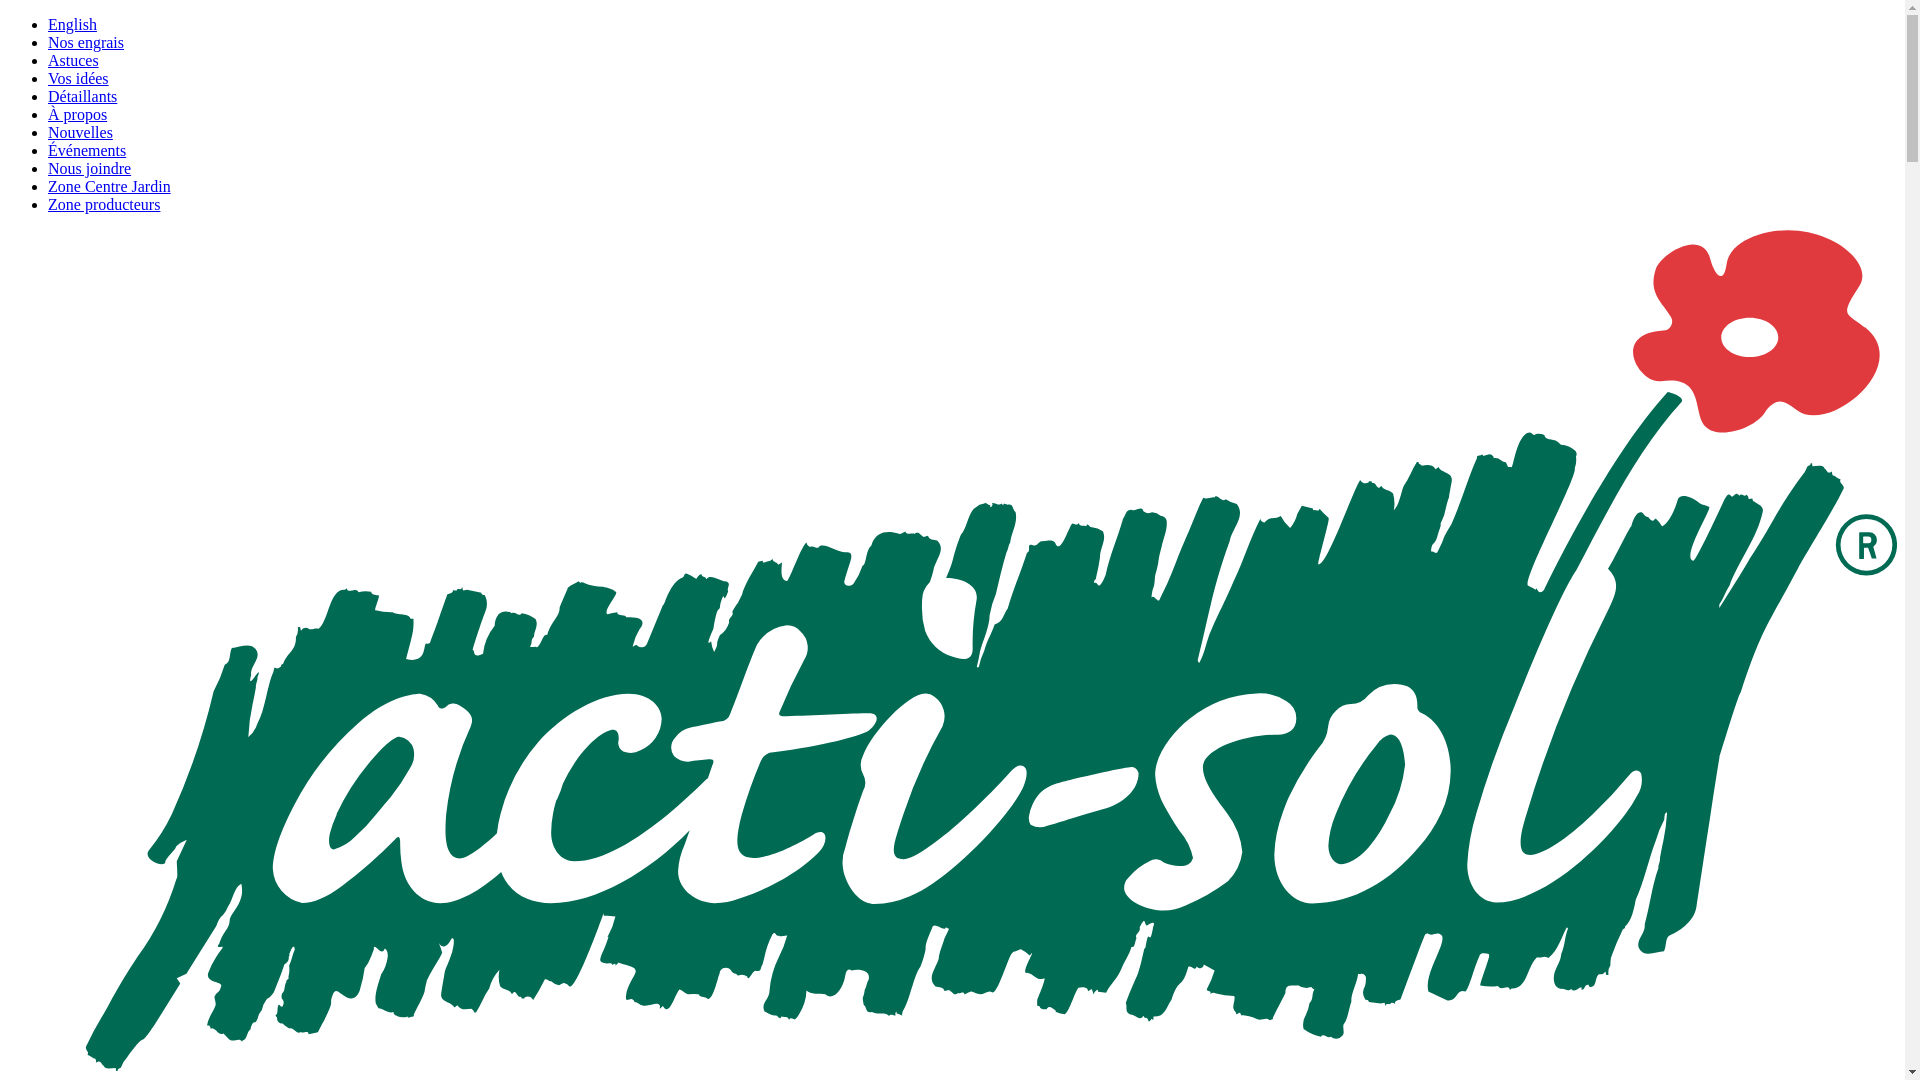 The height and width of the screenshot is (1080, 1920). What do you see at coordinates (88, 167) in the screenshot?
I see `'Nous joindre'` at bounding box center [88, 167].